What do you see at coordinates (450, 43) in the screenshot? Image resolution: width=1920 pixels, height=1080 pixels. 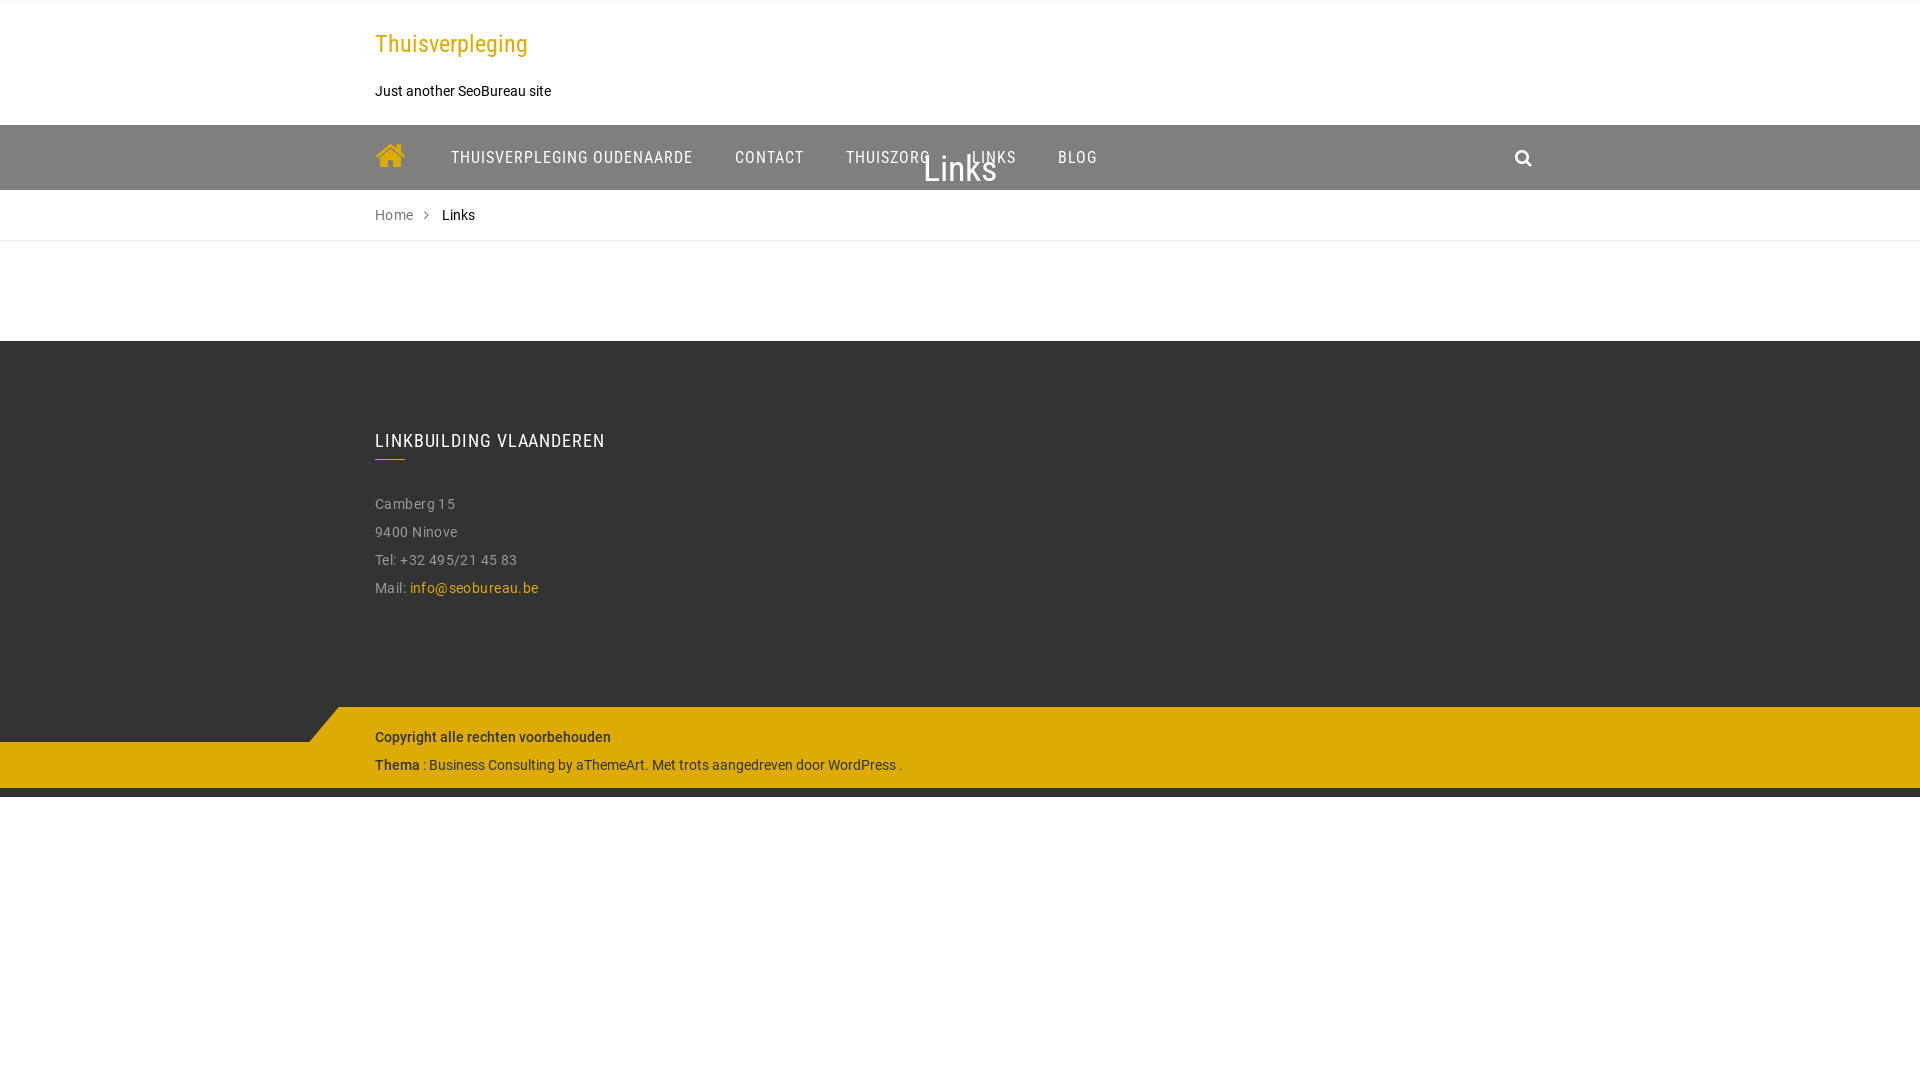 I see `'Thuisverpleging'` at bounding box center [450, 43].